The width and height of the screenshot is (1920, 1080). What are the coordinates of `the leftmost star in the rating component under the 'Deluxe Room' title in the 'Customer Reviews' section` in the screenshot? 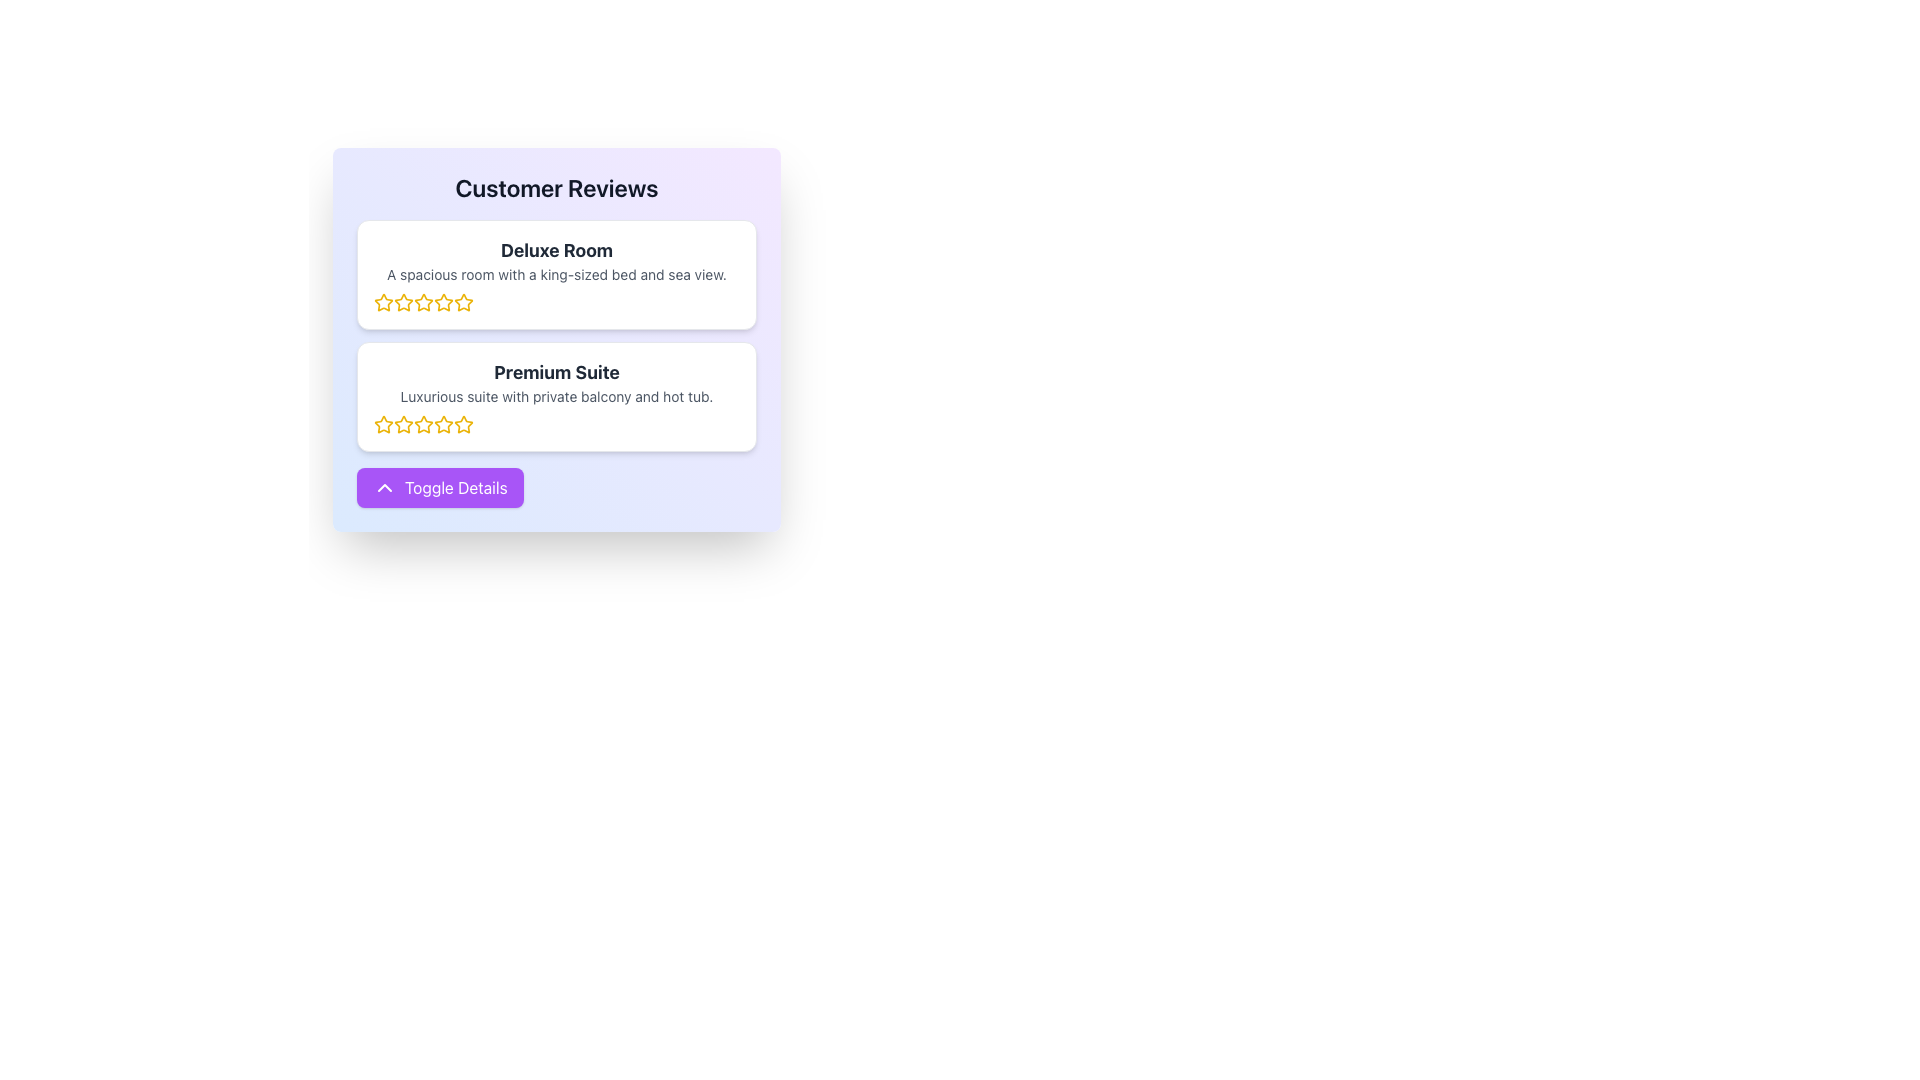 It's located at (384, 302).